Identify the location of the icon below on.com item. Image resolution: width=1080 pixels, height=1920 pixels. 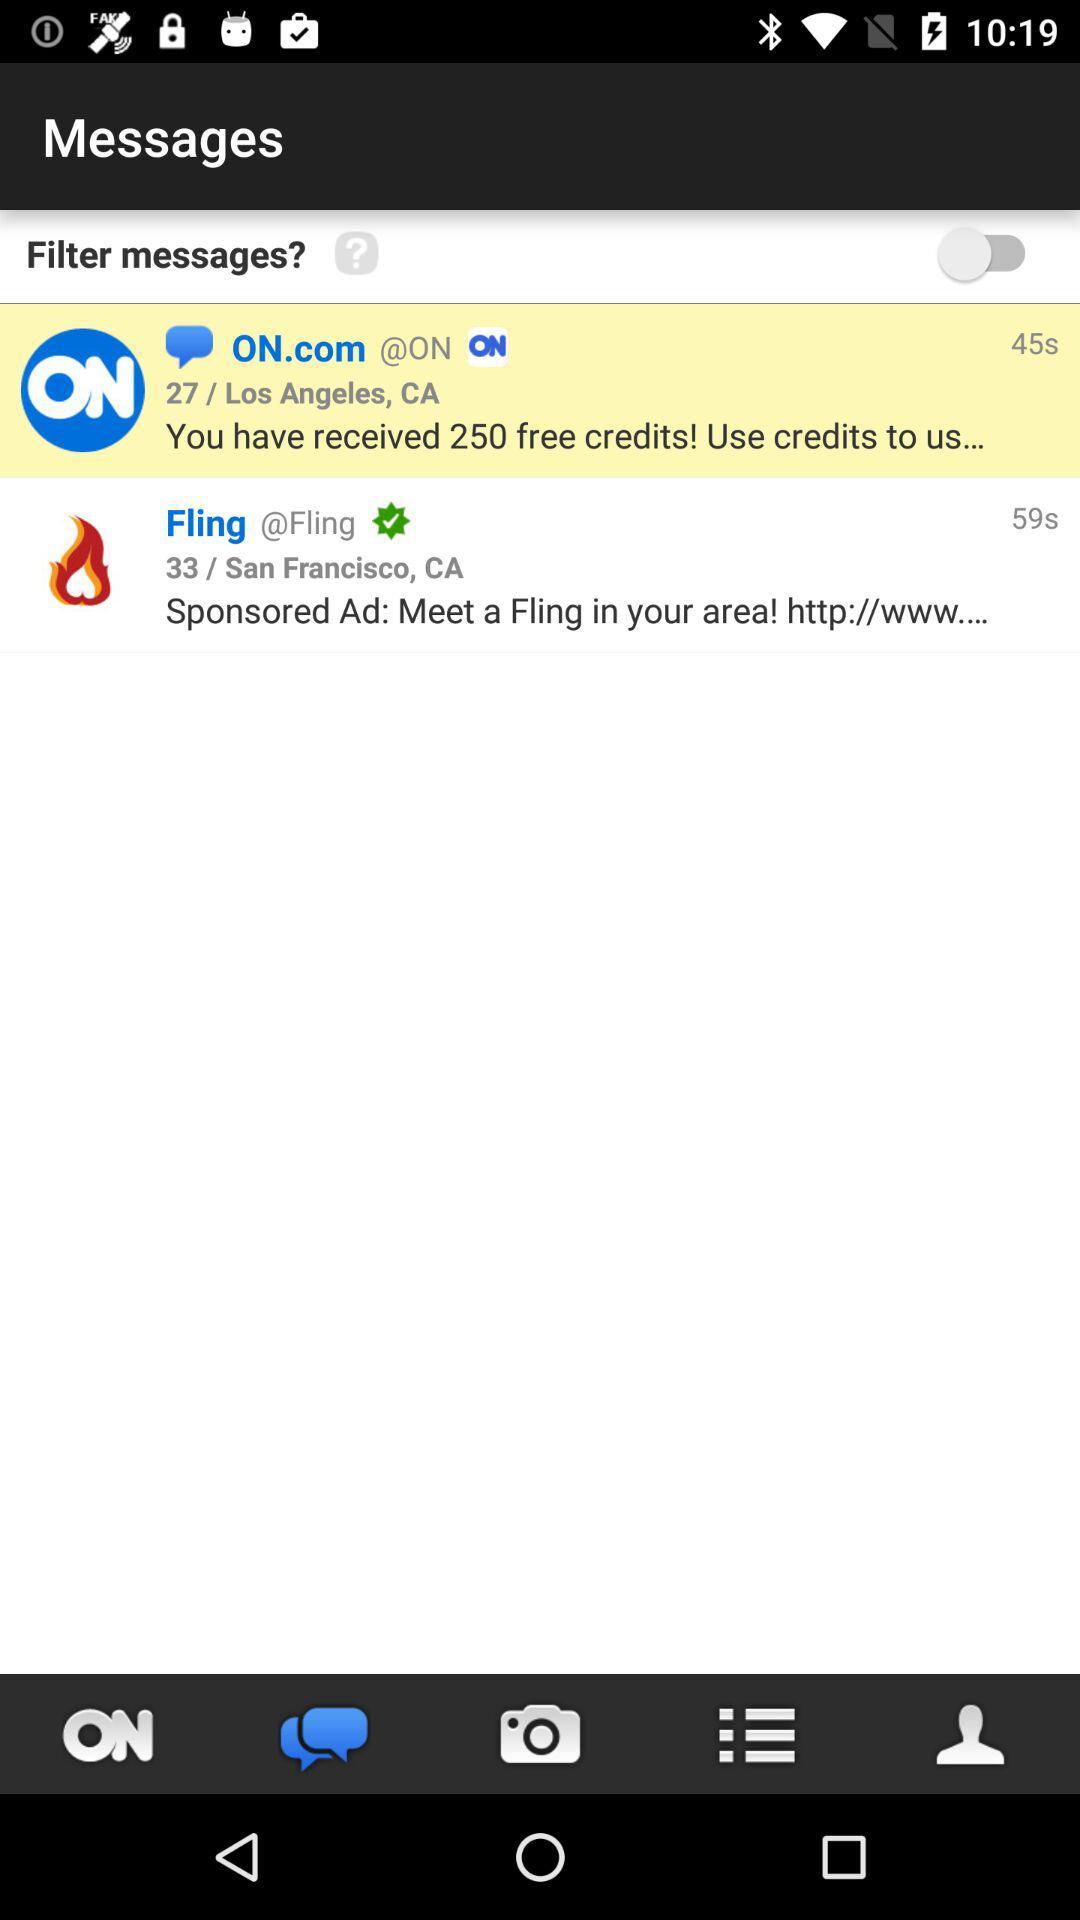
(302, 391).